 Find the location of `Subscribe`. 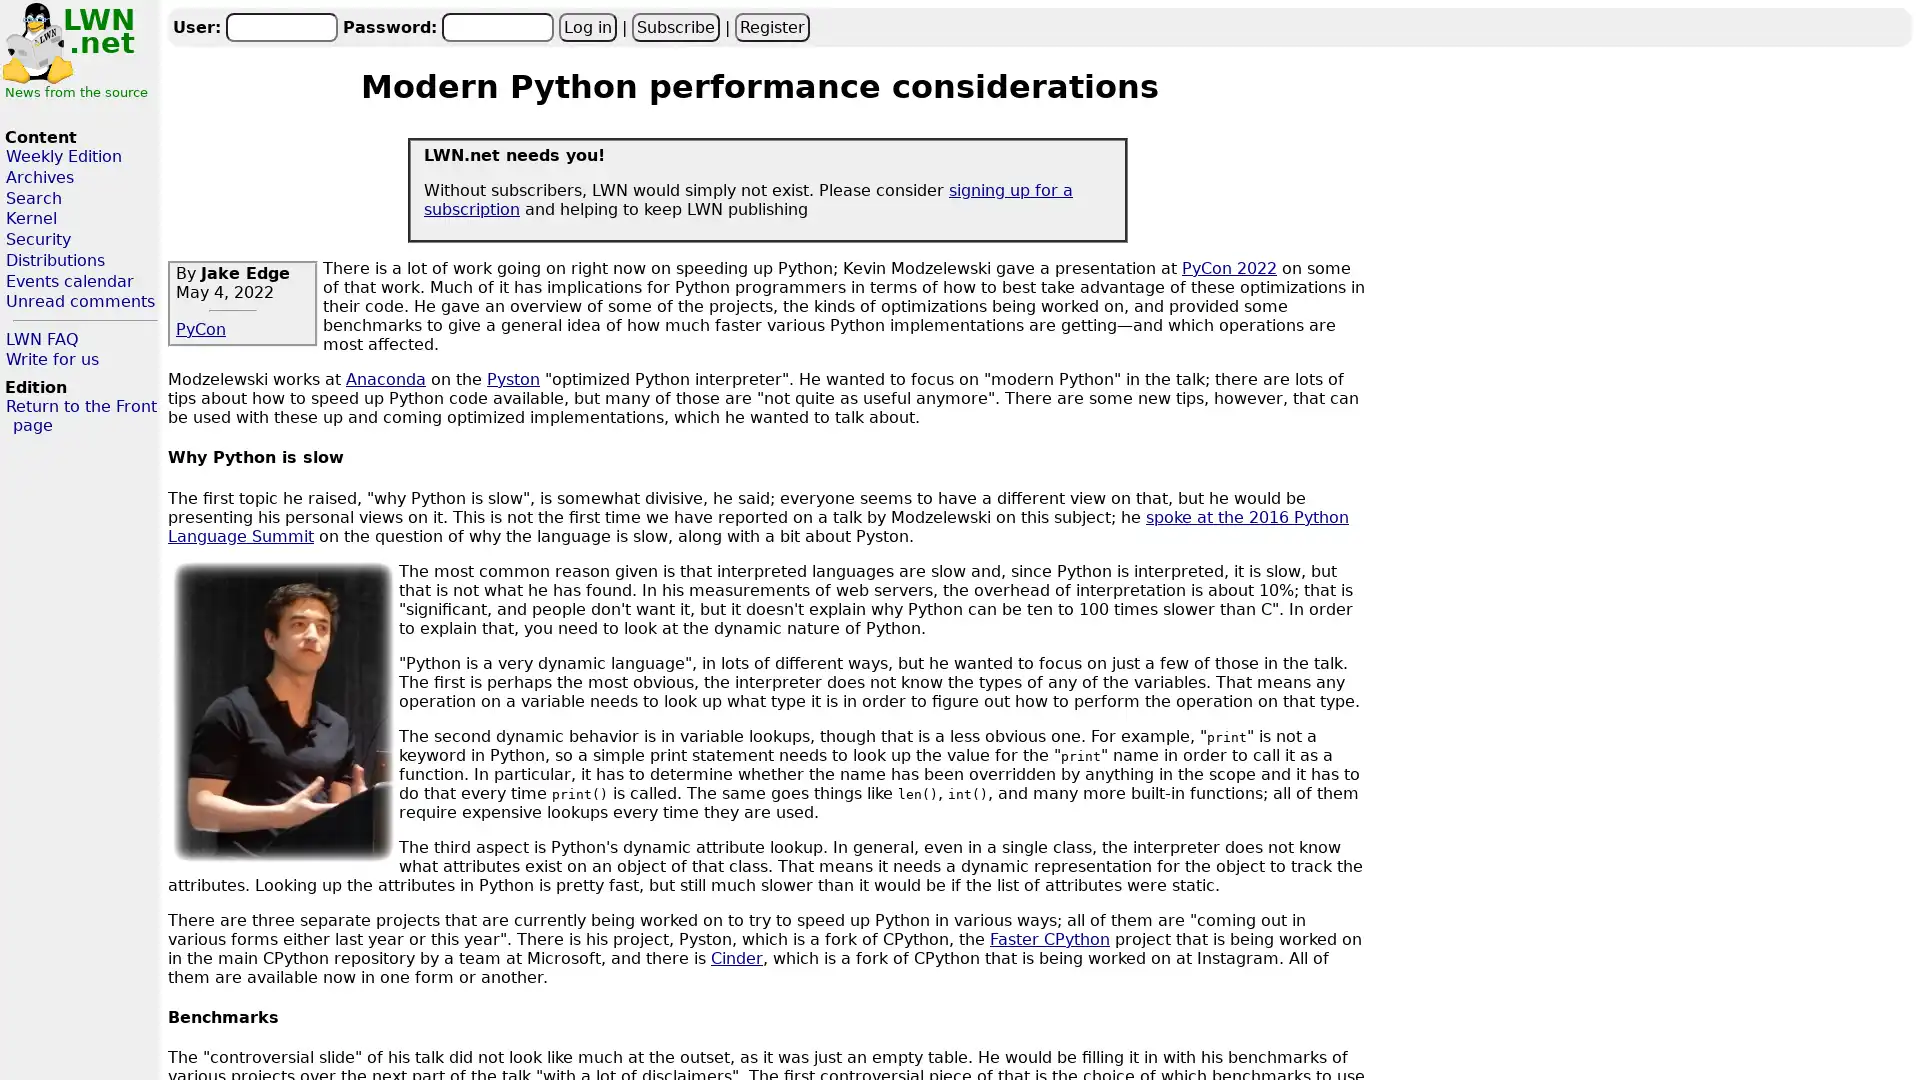

Subscribe is located at coordinates (675, 26).